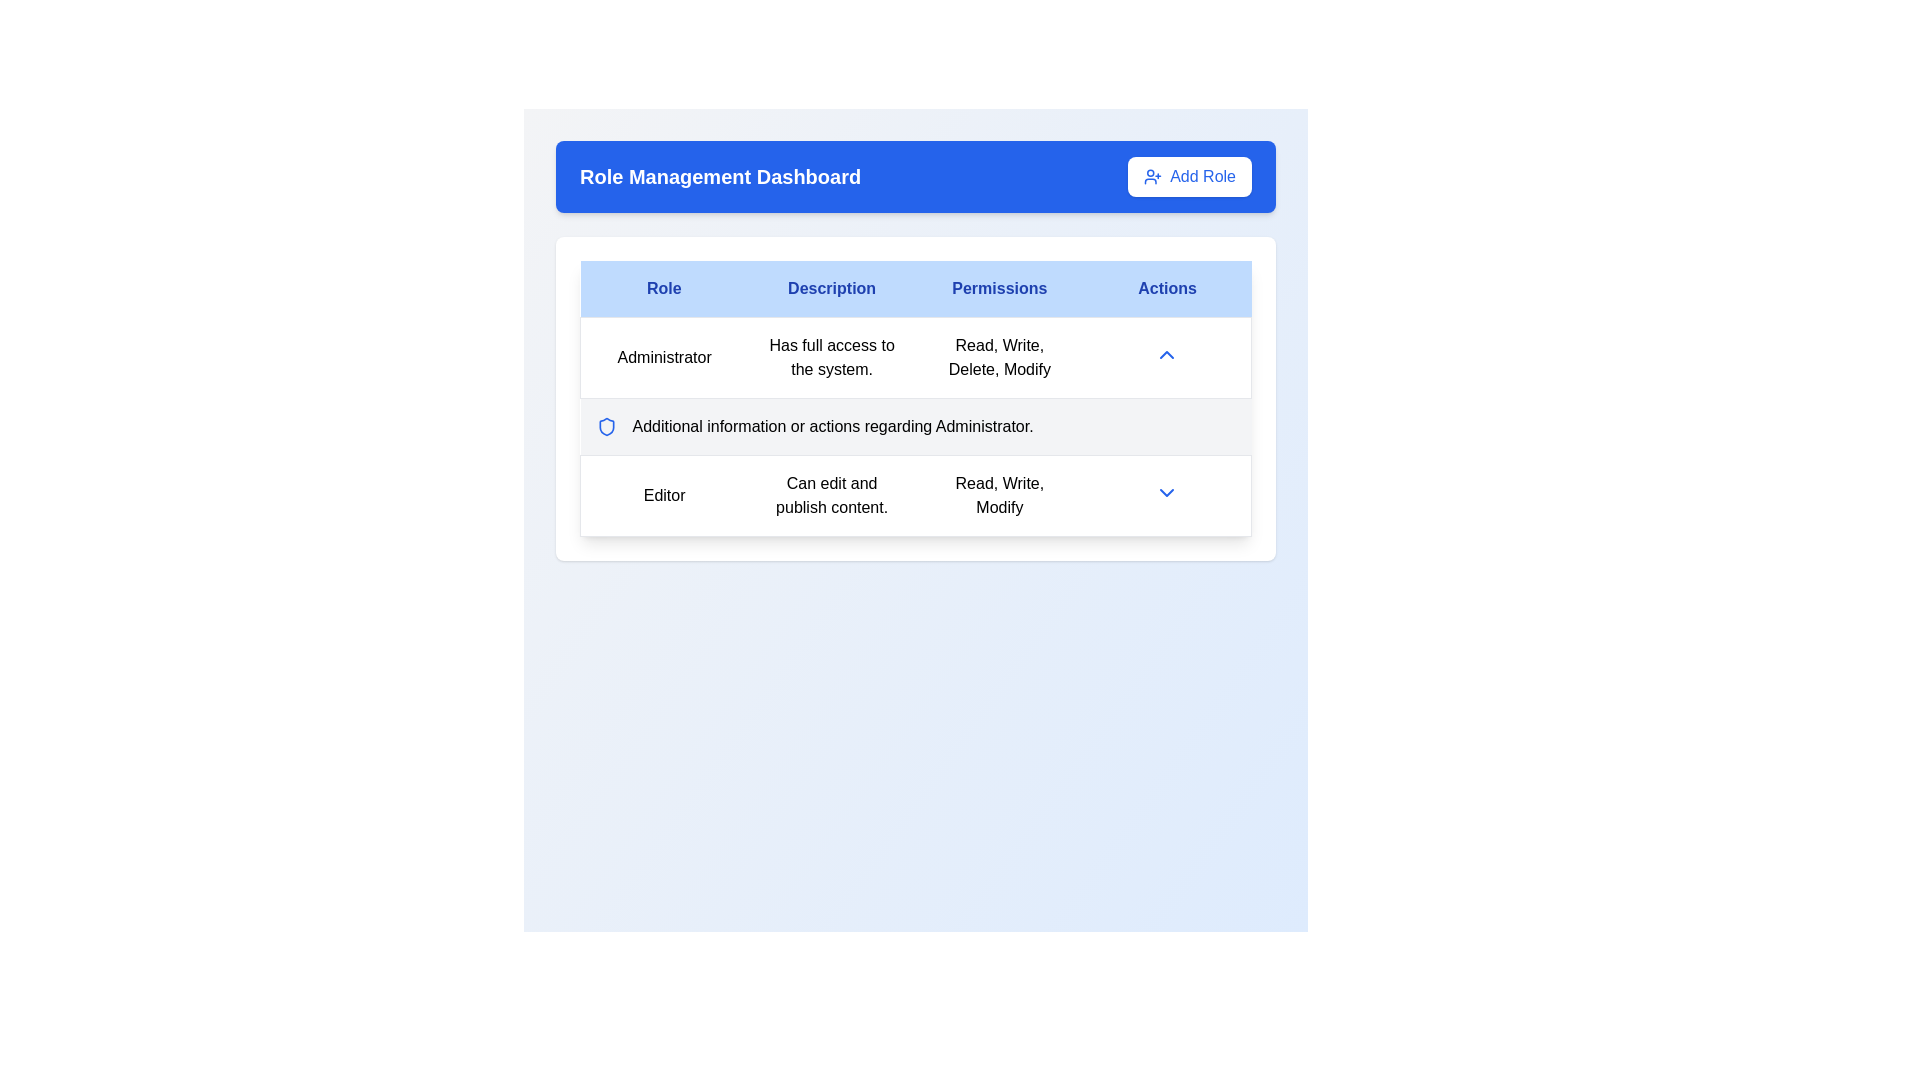 Image resolution: width=1920 pixels, height=1080 pixels. Describe the element at coordinates (999, 495) in the screenshot. I see `the static text element displaying 'Read, Write, Modify' located in the 'Permissions' column of the 'Editor' row in the table` at that location.